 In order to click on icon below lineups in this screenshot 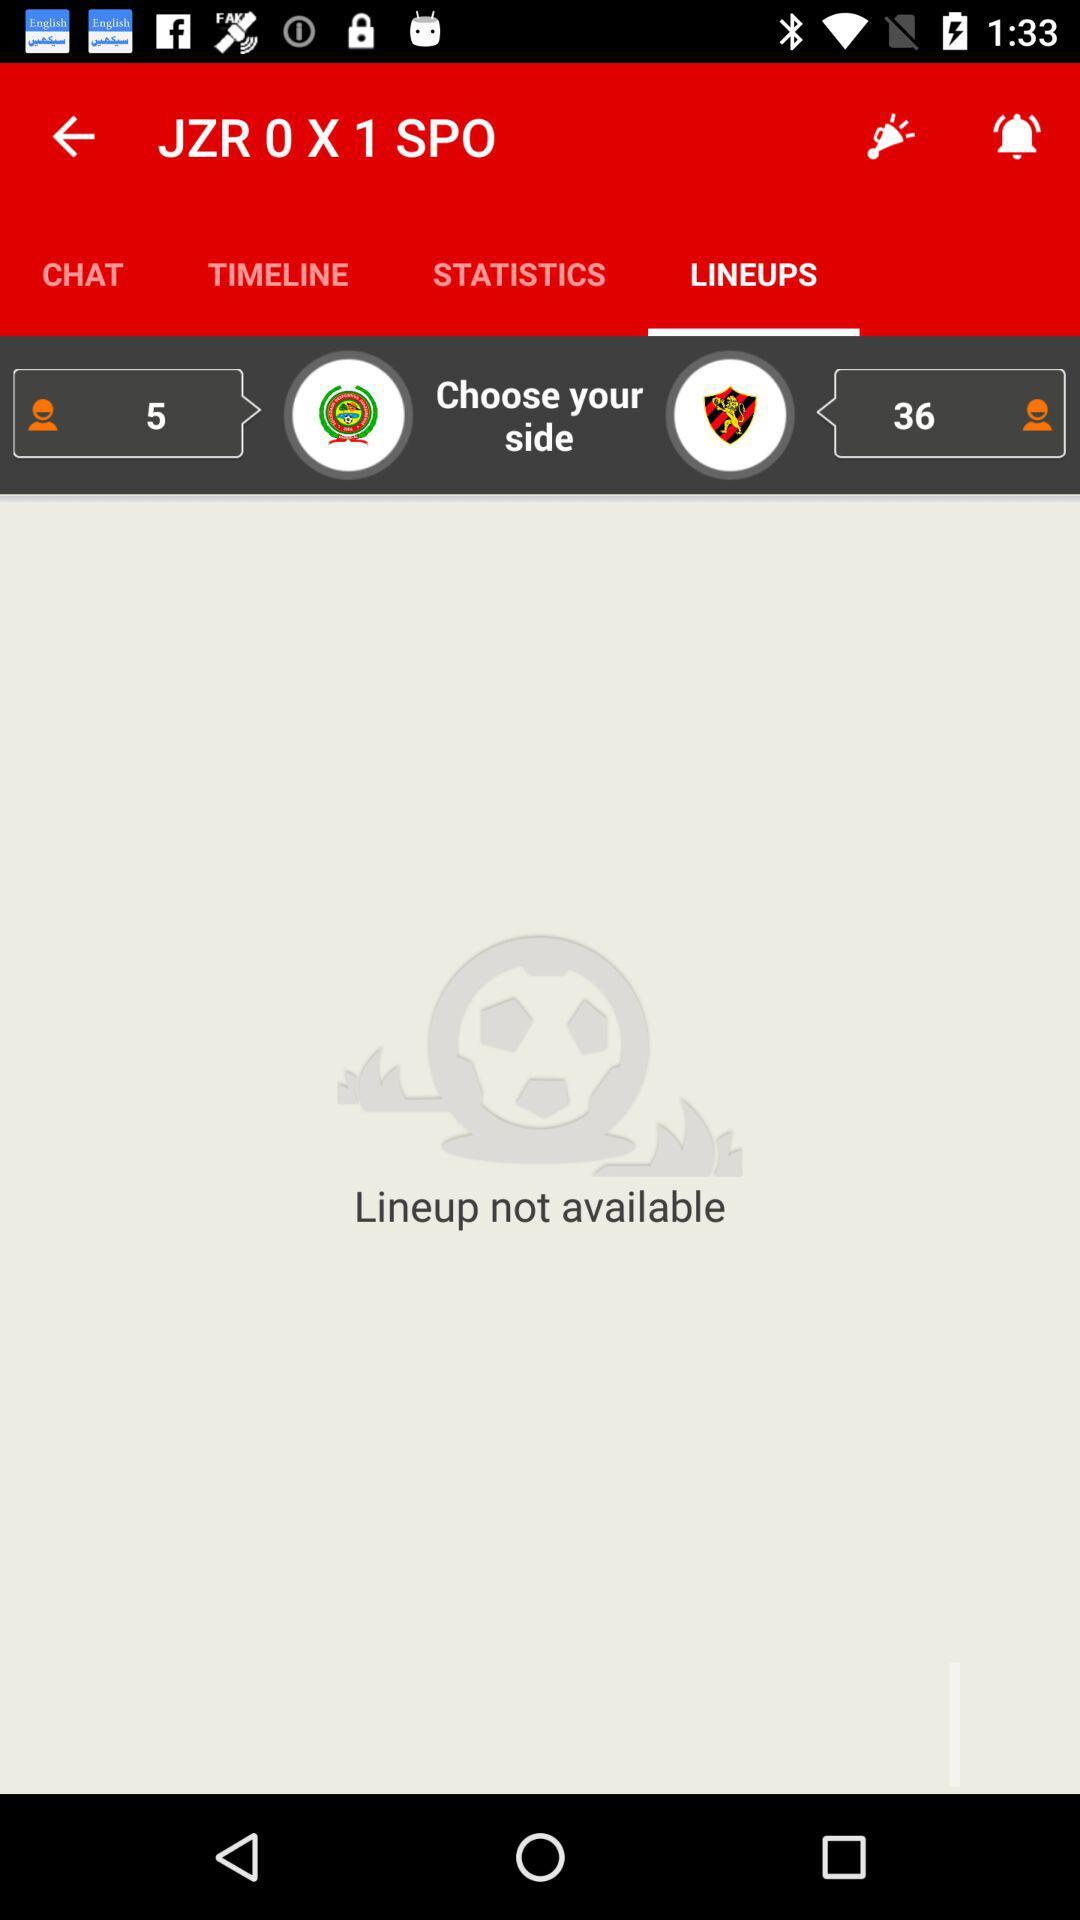, I will do `click(941, 413)`.